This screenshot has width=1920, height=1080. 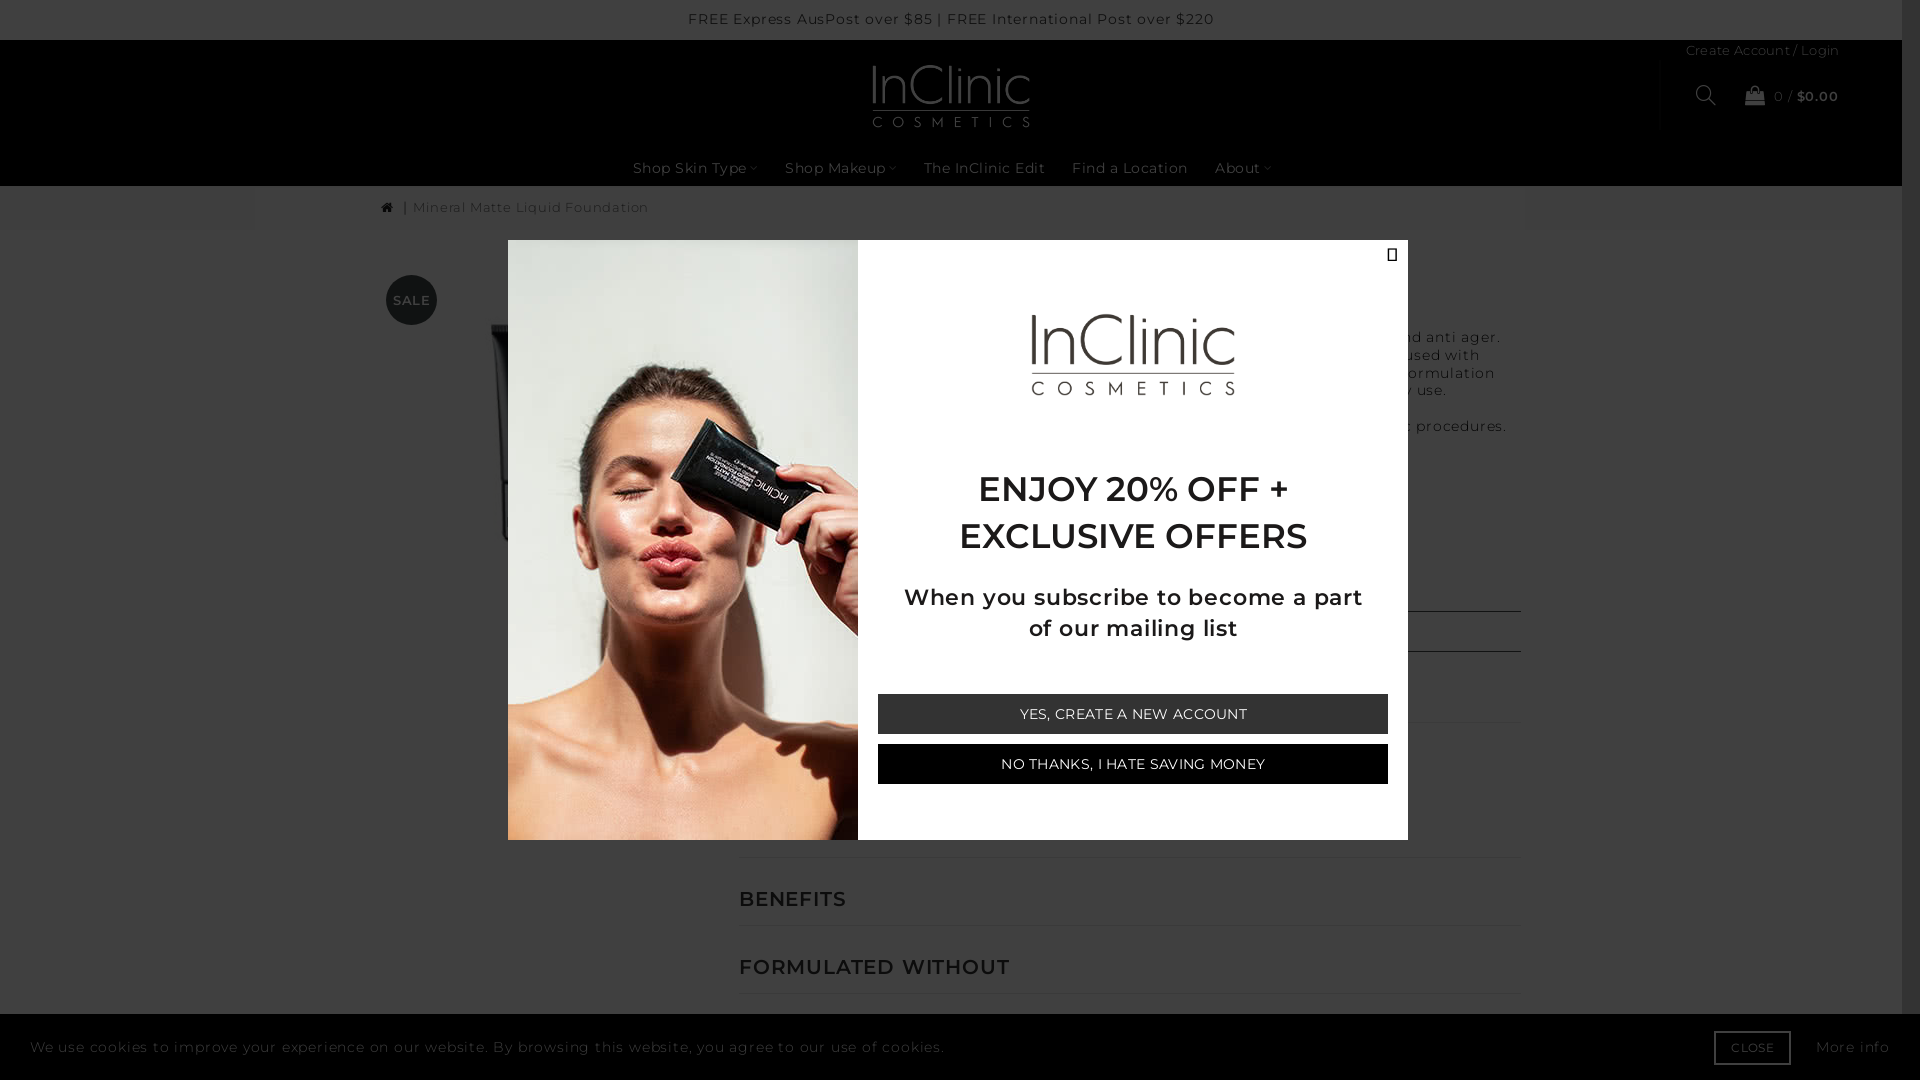 I want to click on 'More info', so click(x=1851, y=1045).